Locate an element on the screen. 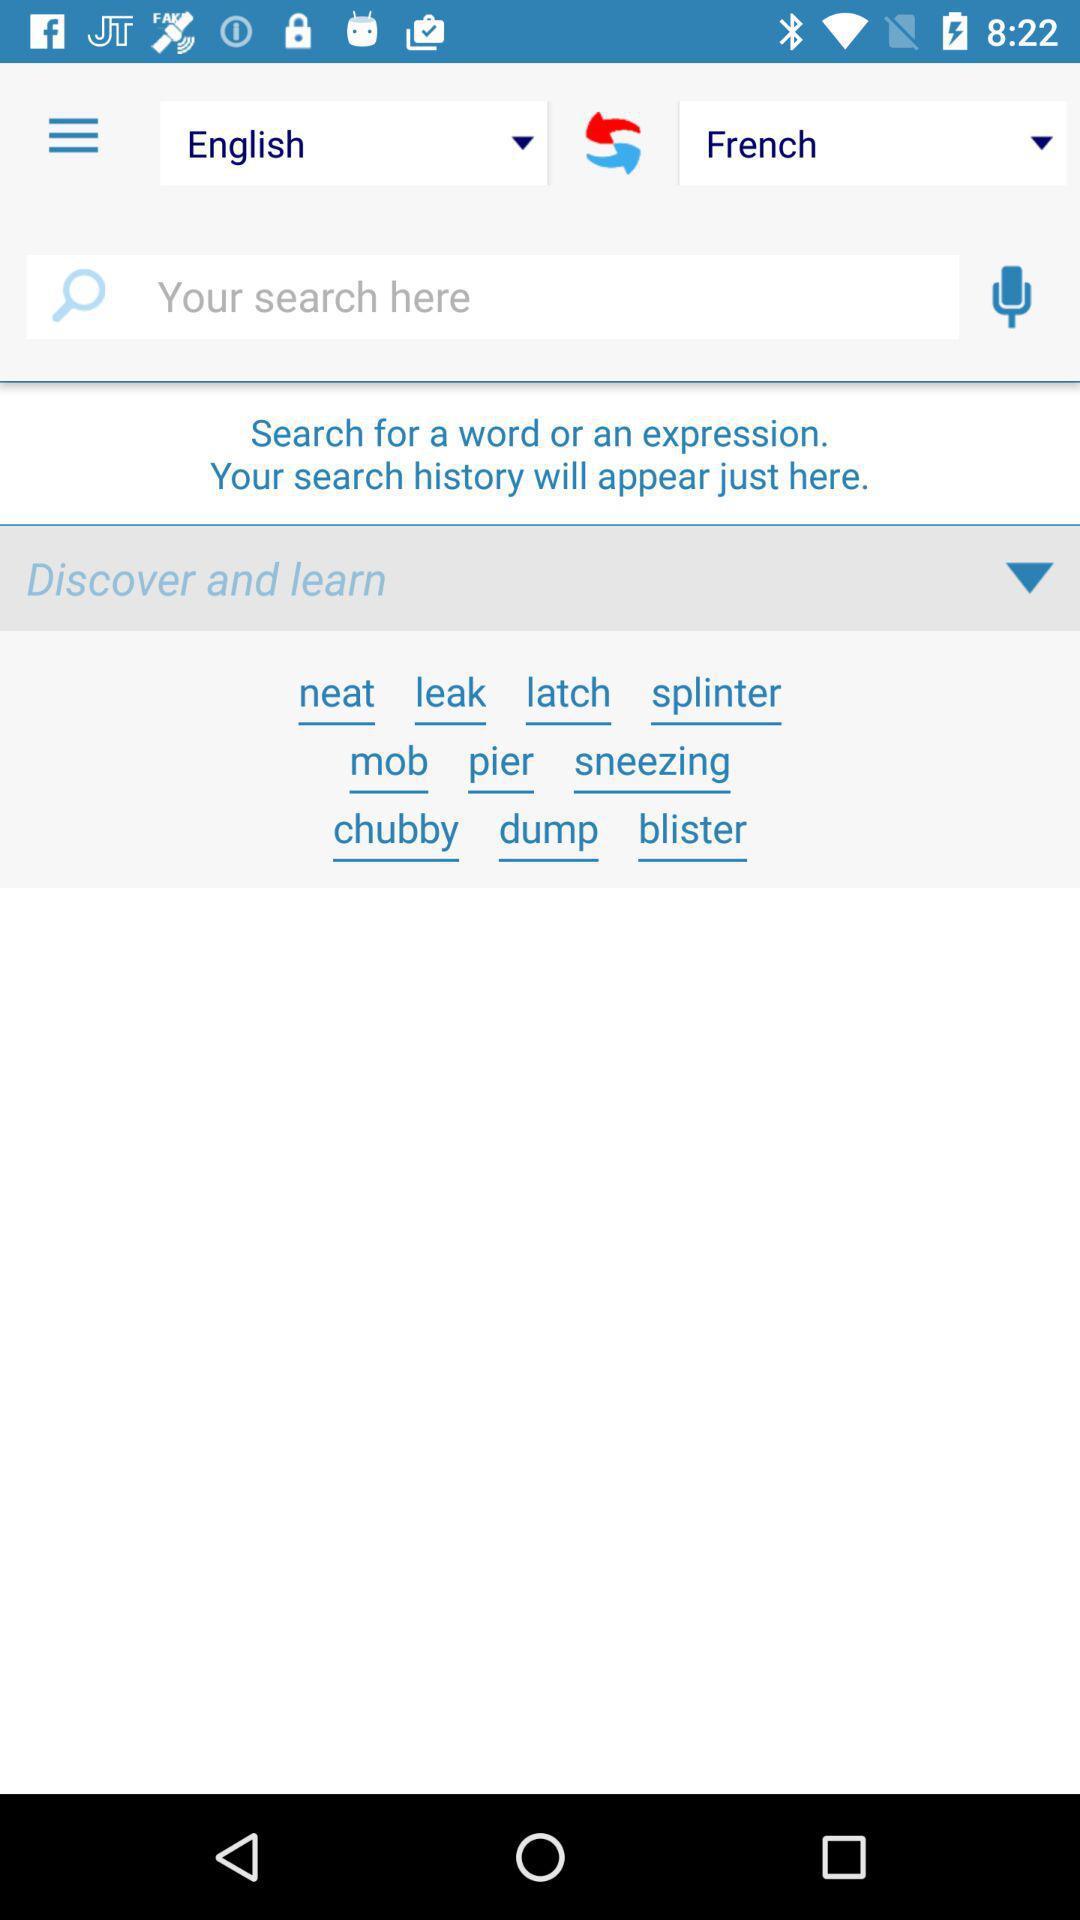  item next to the english item is located at coordinates (72, 135).